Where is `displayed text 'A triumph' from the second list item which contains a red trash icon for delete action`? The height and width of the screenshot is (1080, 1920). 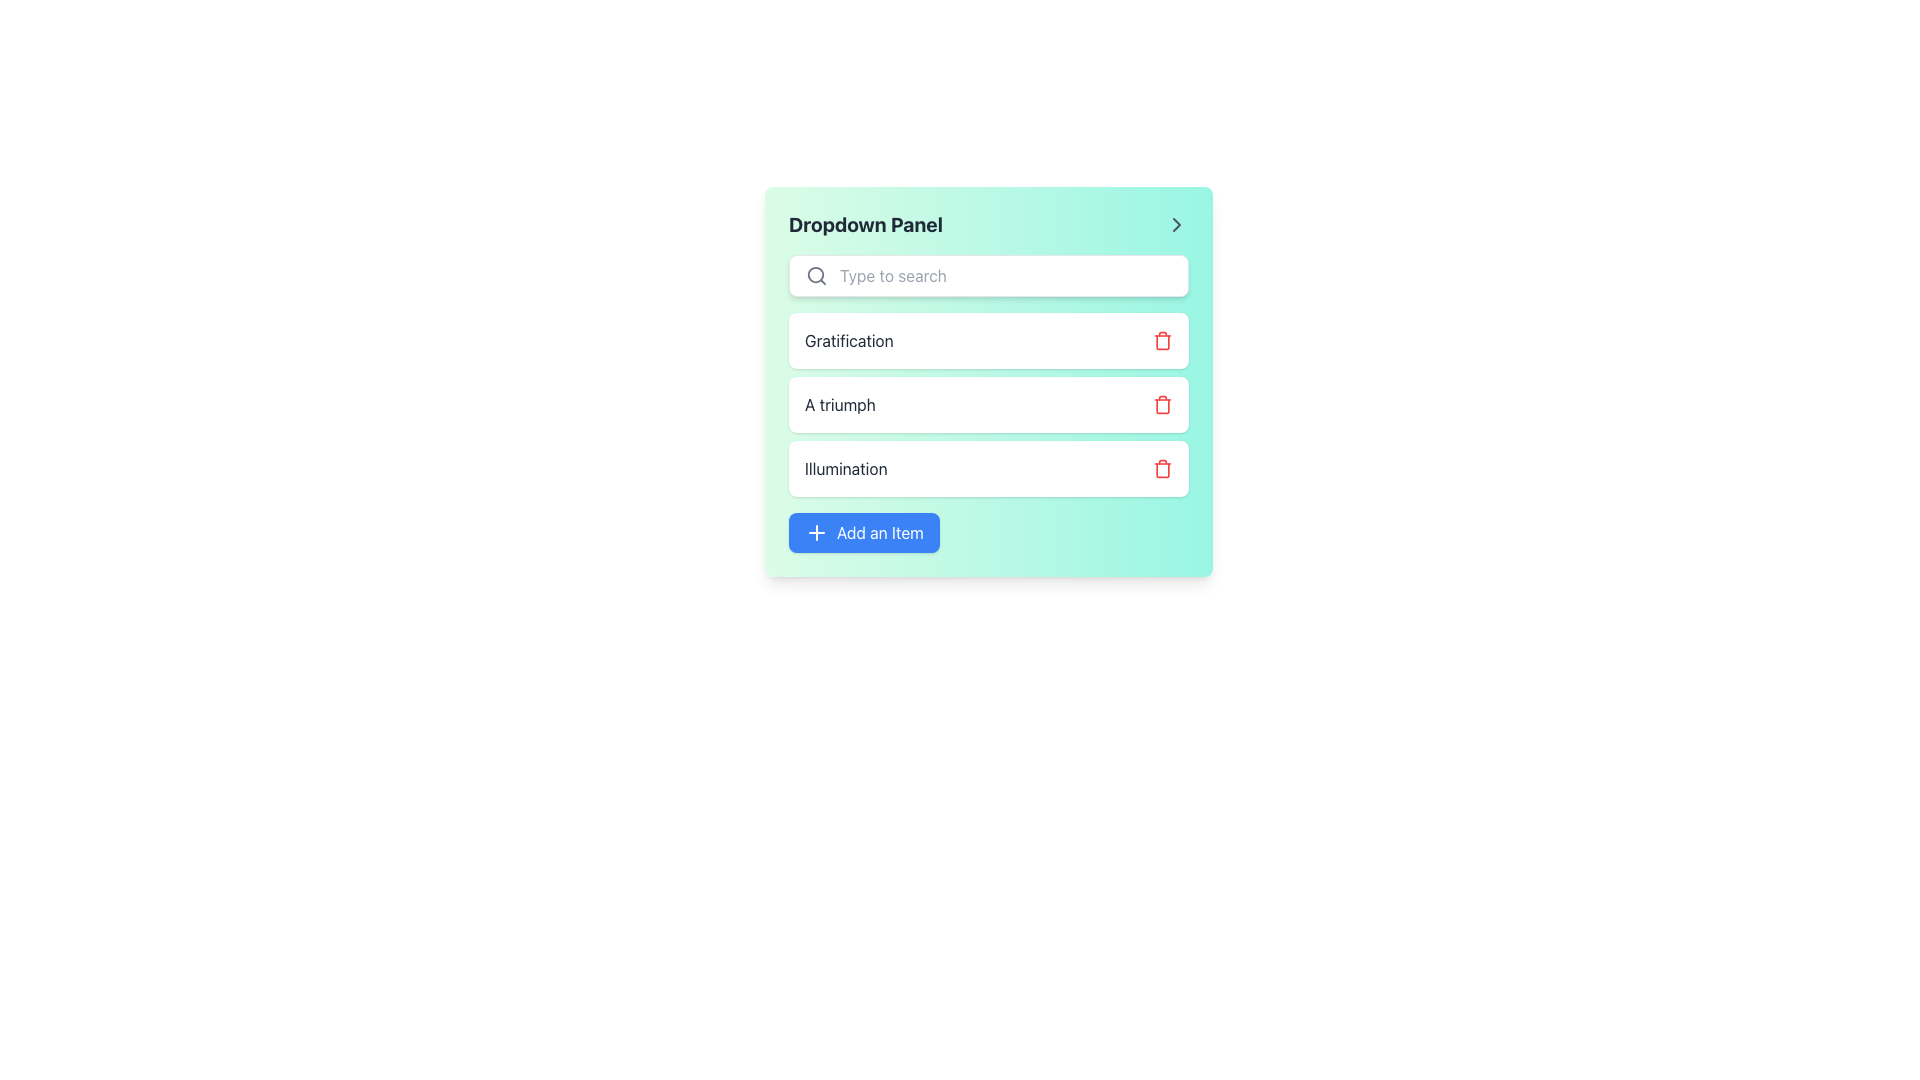 displayed text 'A triumph' from the second list item which contains a red trash icon for delete action is located at coordinates (988, 405).